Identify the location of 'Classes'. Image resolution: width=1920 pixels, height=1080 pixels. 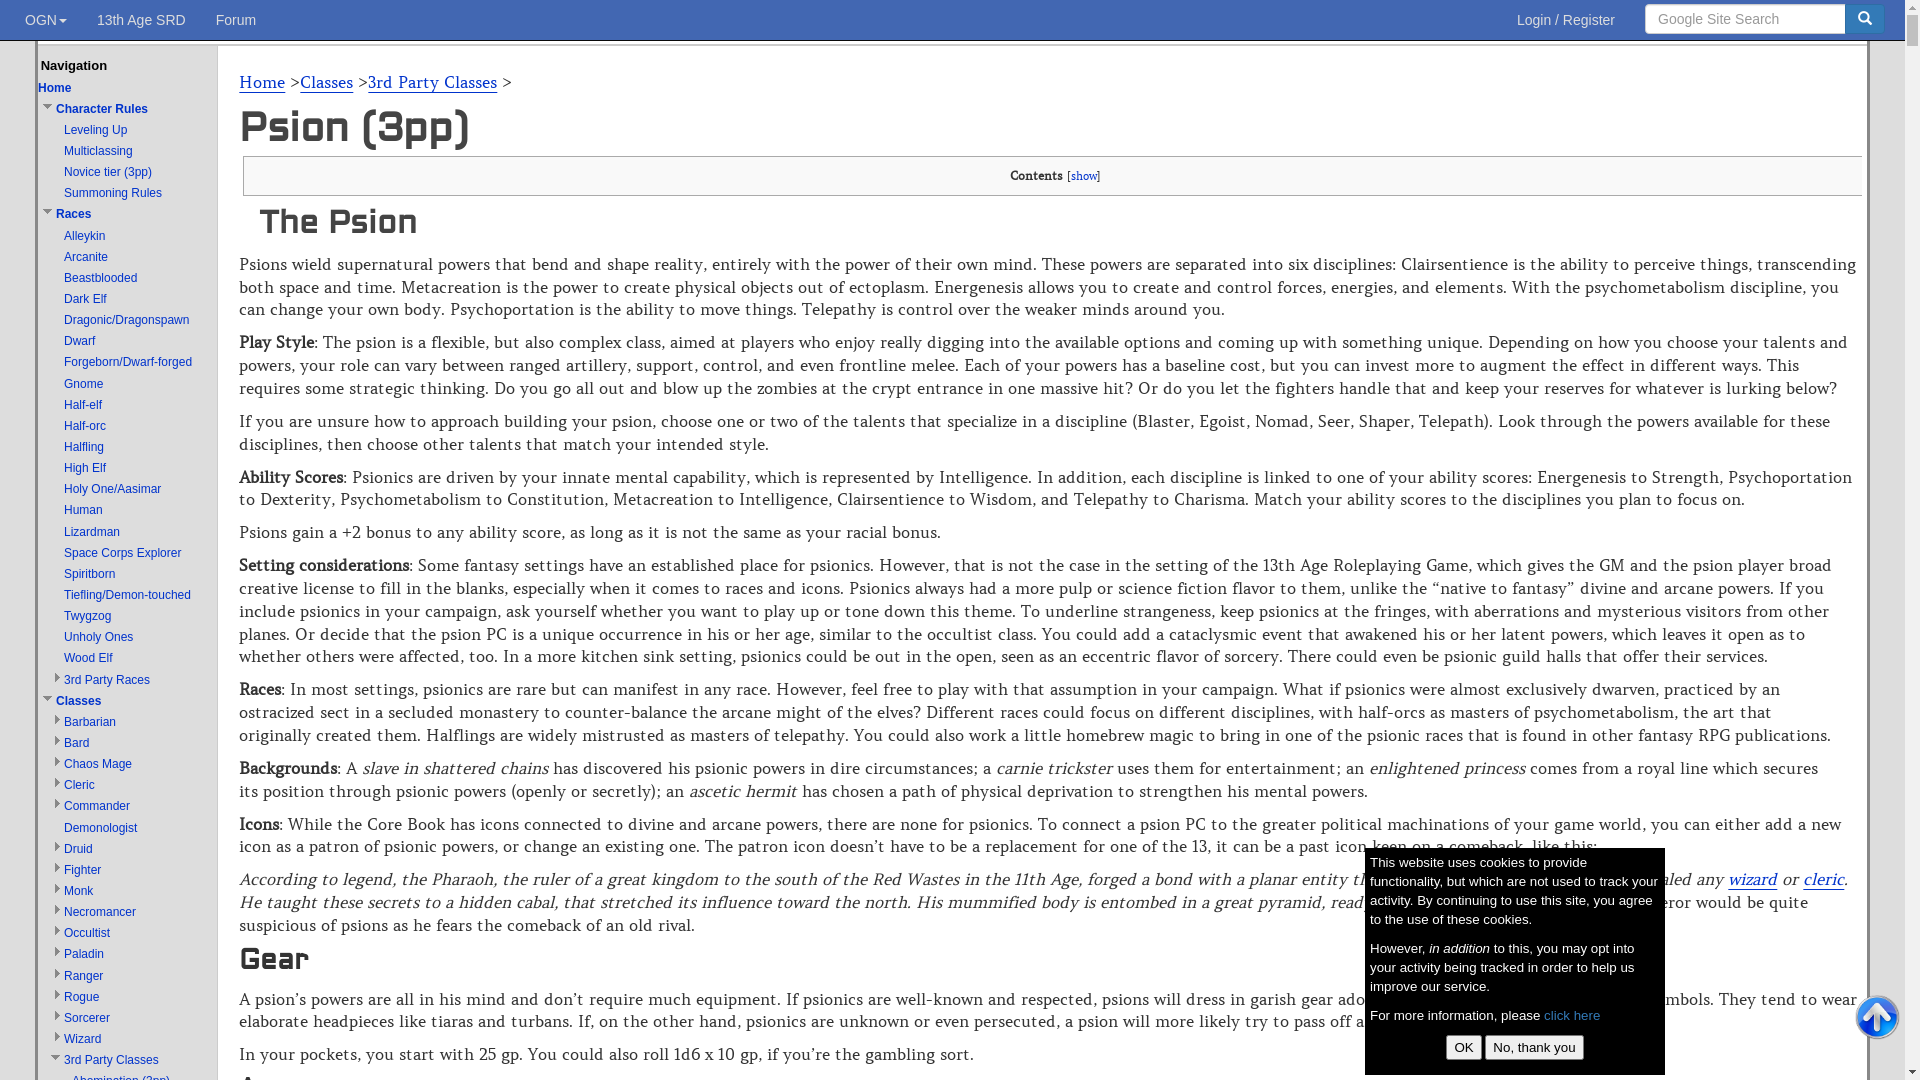
(326, 80).